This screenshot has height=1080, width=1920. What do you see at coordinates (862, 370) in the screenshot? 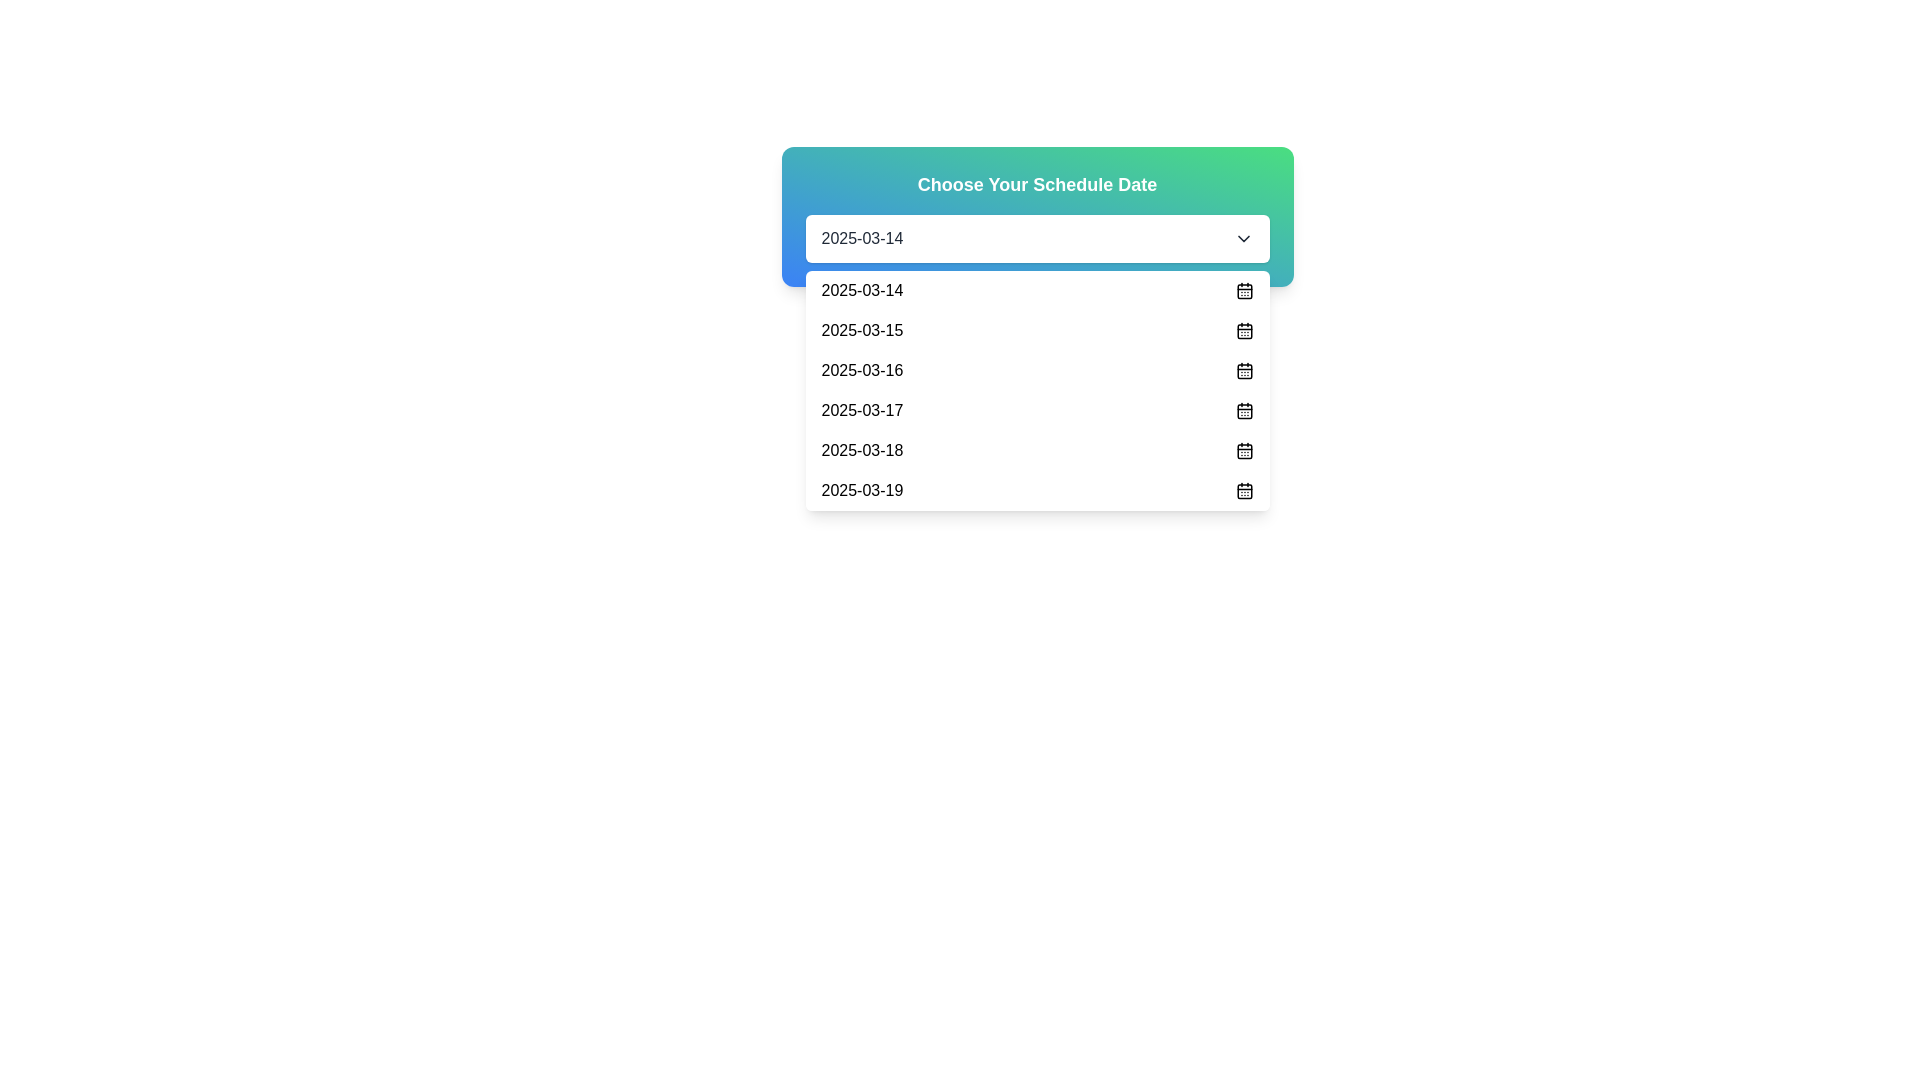
I see `the static text element displaying the date '2025-03-16' in the dropdown list` at bounding box center [862, 370].